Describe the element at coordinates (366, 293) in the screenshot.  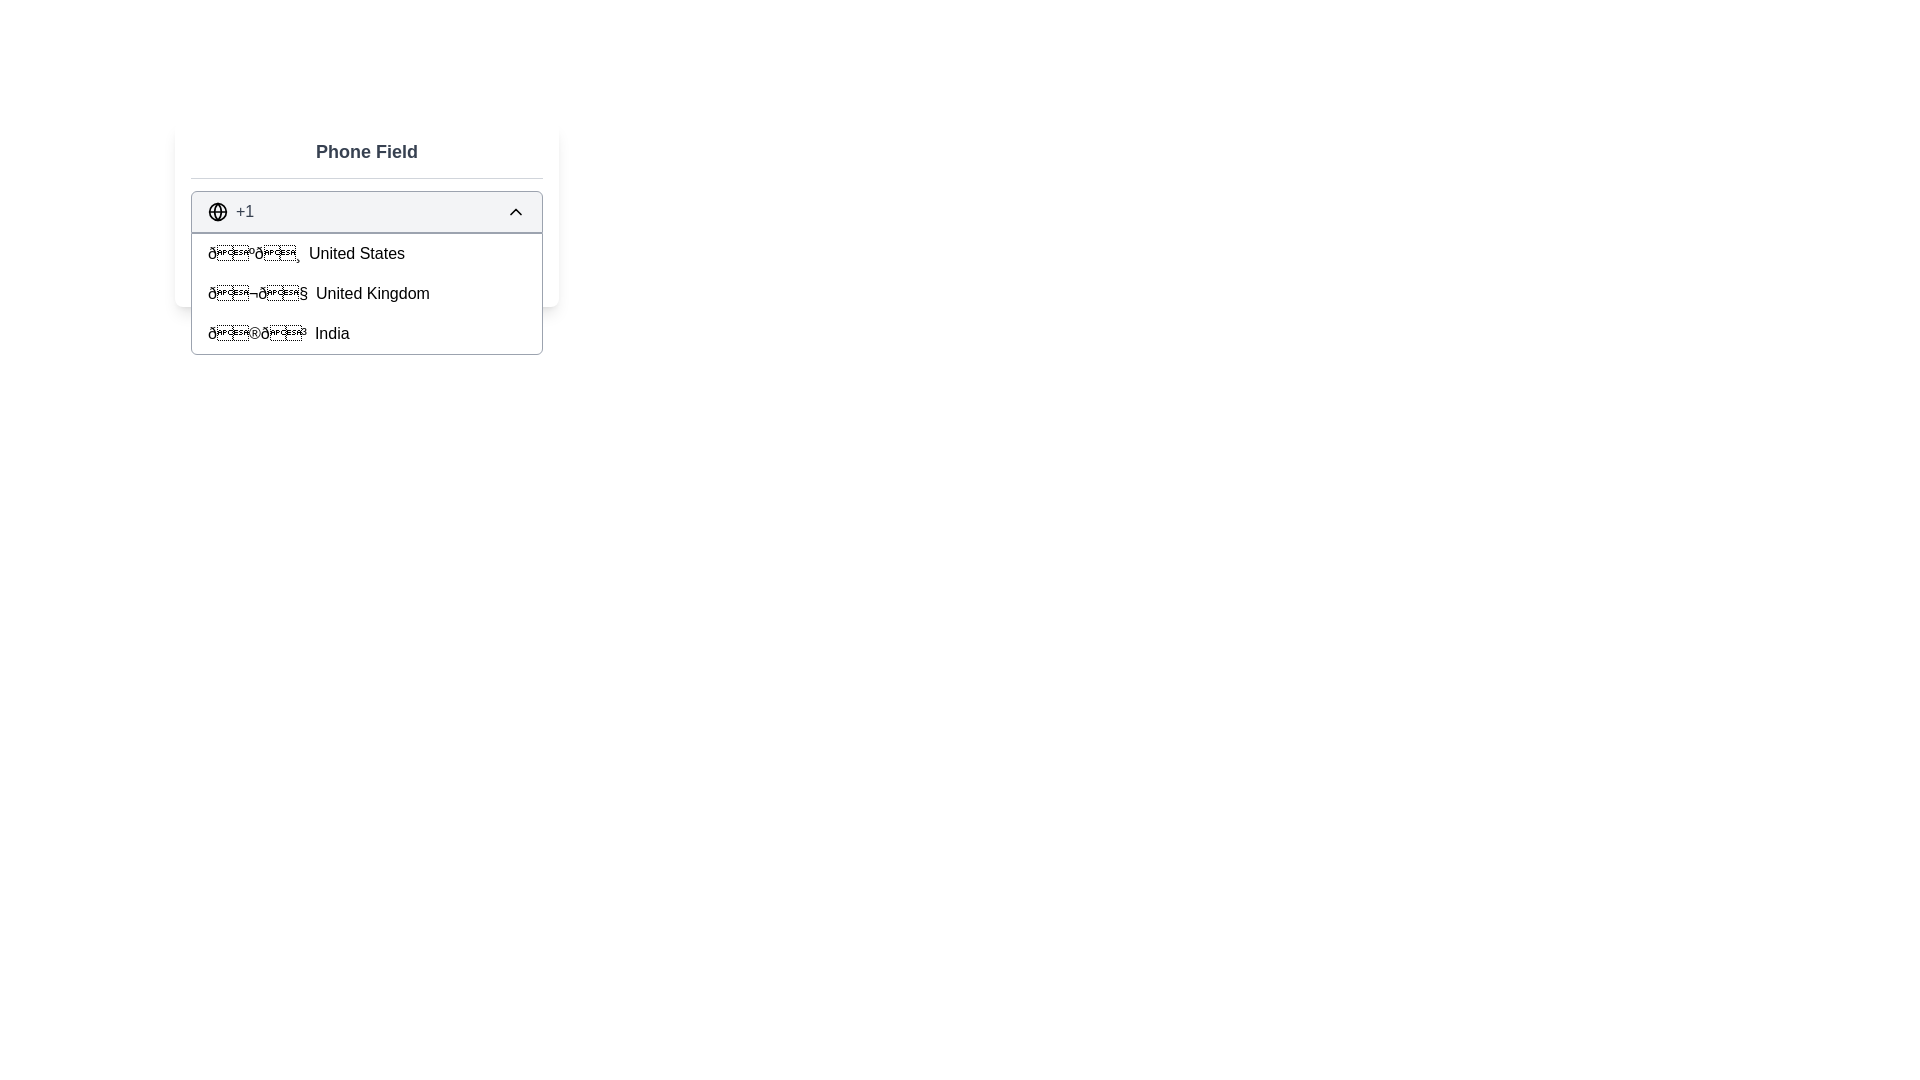
I see `the 'United Kingdom' option in the dropdown list located below the country code field ('+1')` at that location.